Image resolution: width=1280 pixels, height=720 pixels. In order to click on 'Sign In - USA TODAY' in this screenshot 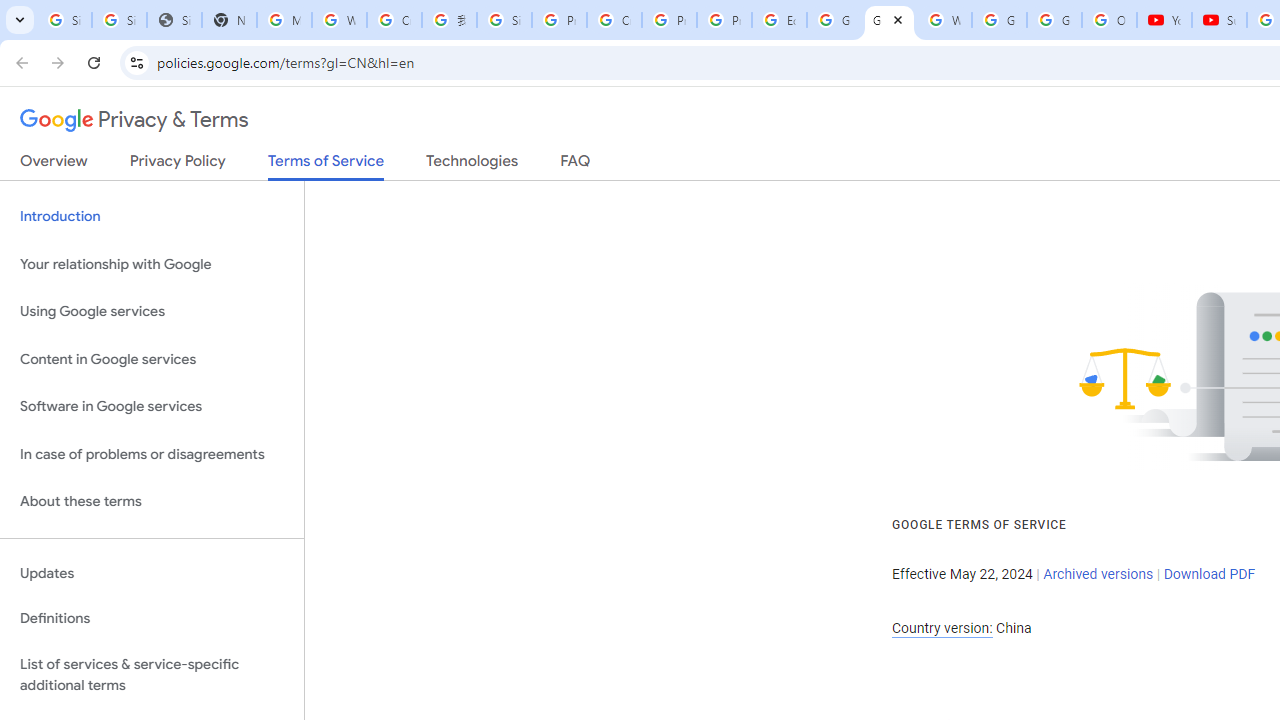, I will do `click(174, 20)`.